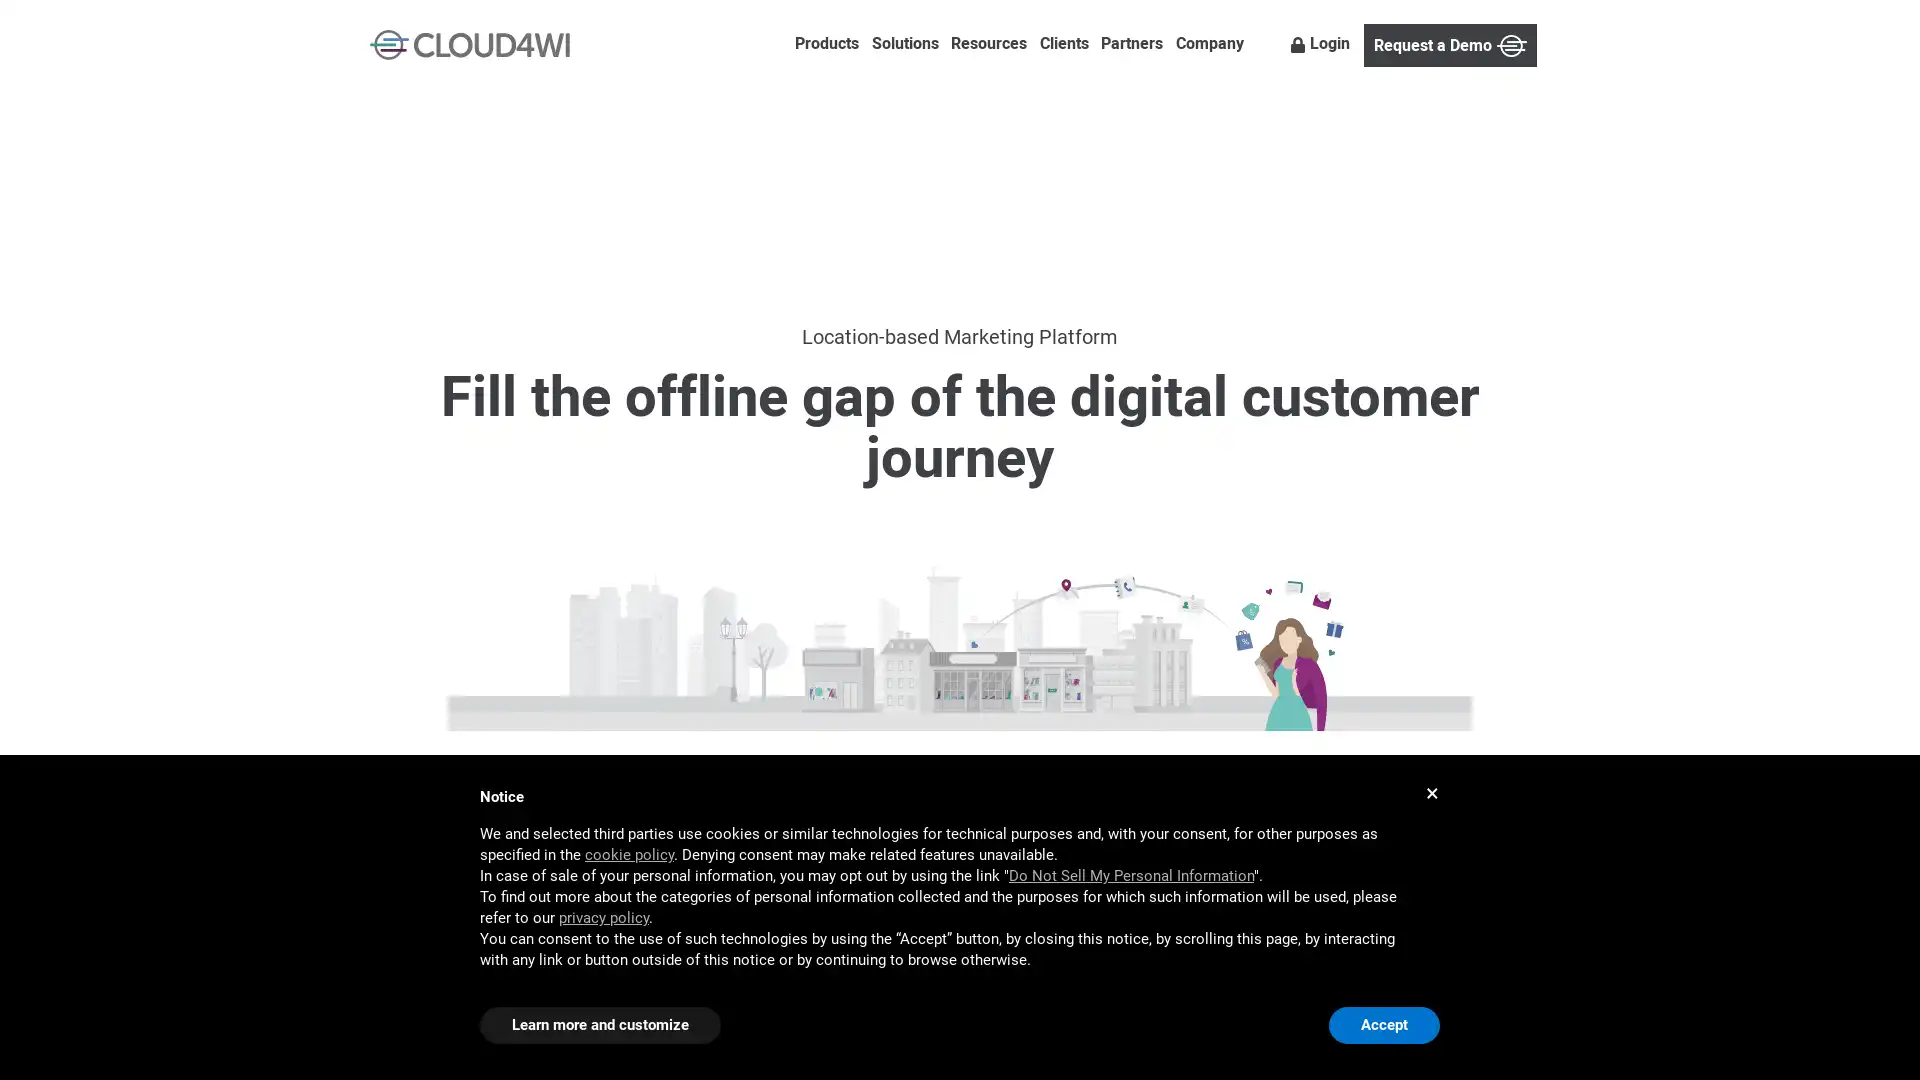 The image size is (1920, 1080). What do you see at coordinates (599, 1025) in the screenshot?
I see `Learn more and customize` at bounding box center [599, 1025].